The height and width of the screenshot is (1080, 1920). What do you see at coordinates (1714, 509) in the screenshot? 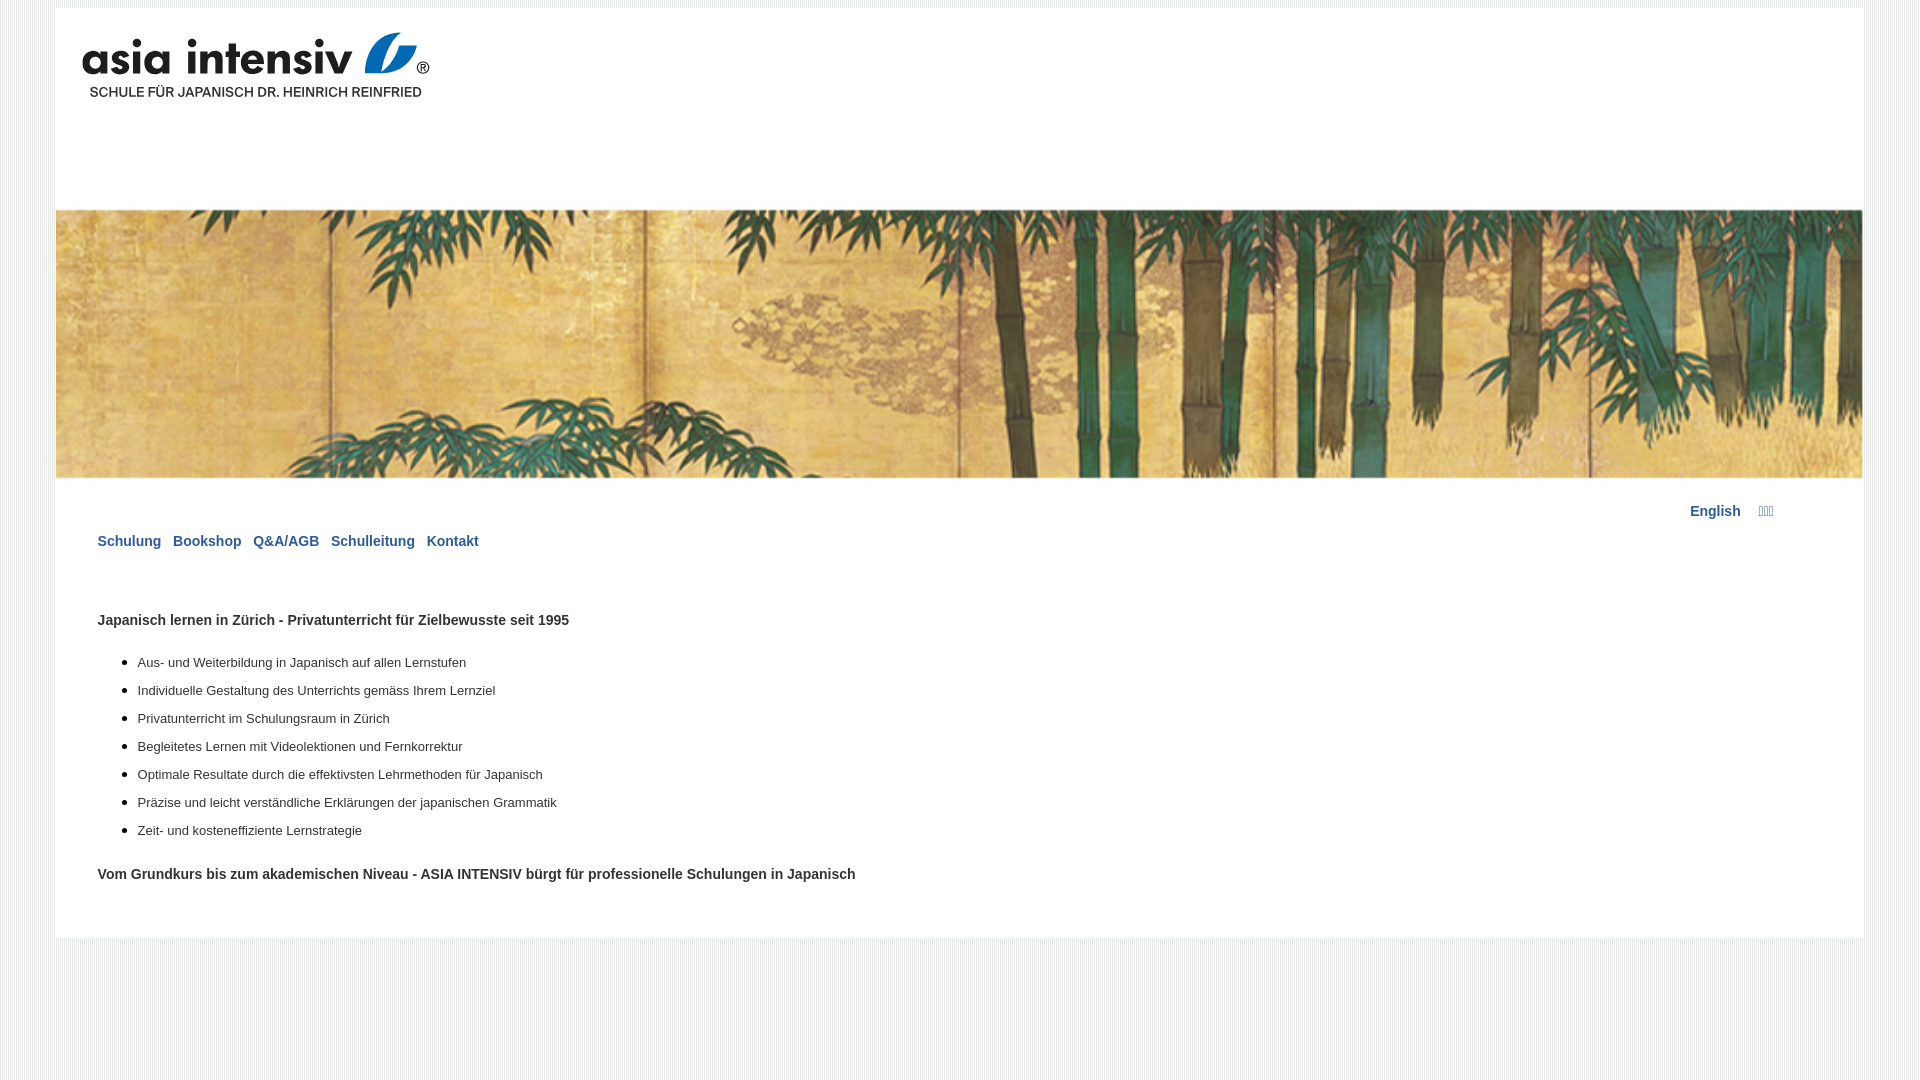
I see `'English'` at bounding box center [1714, 509].